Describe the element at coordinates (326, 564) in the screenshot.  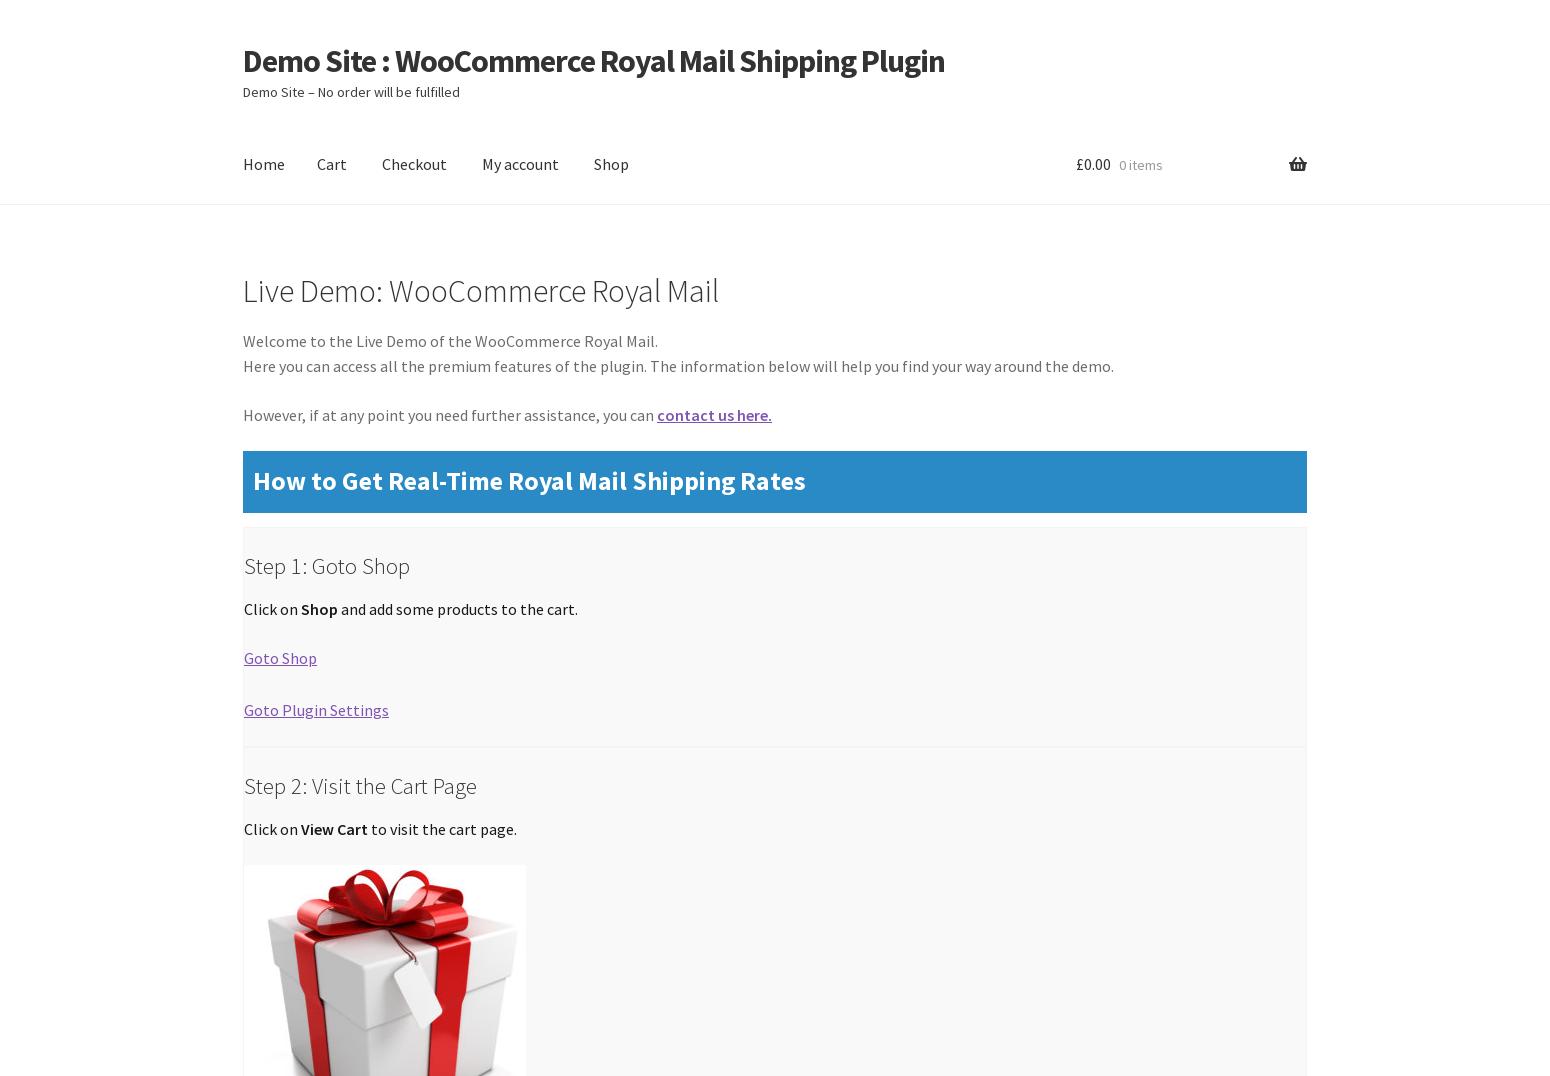
I see `'Step 1: Goto Shop'` at that location.